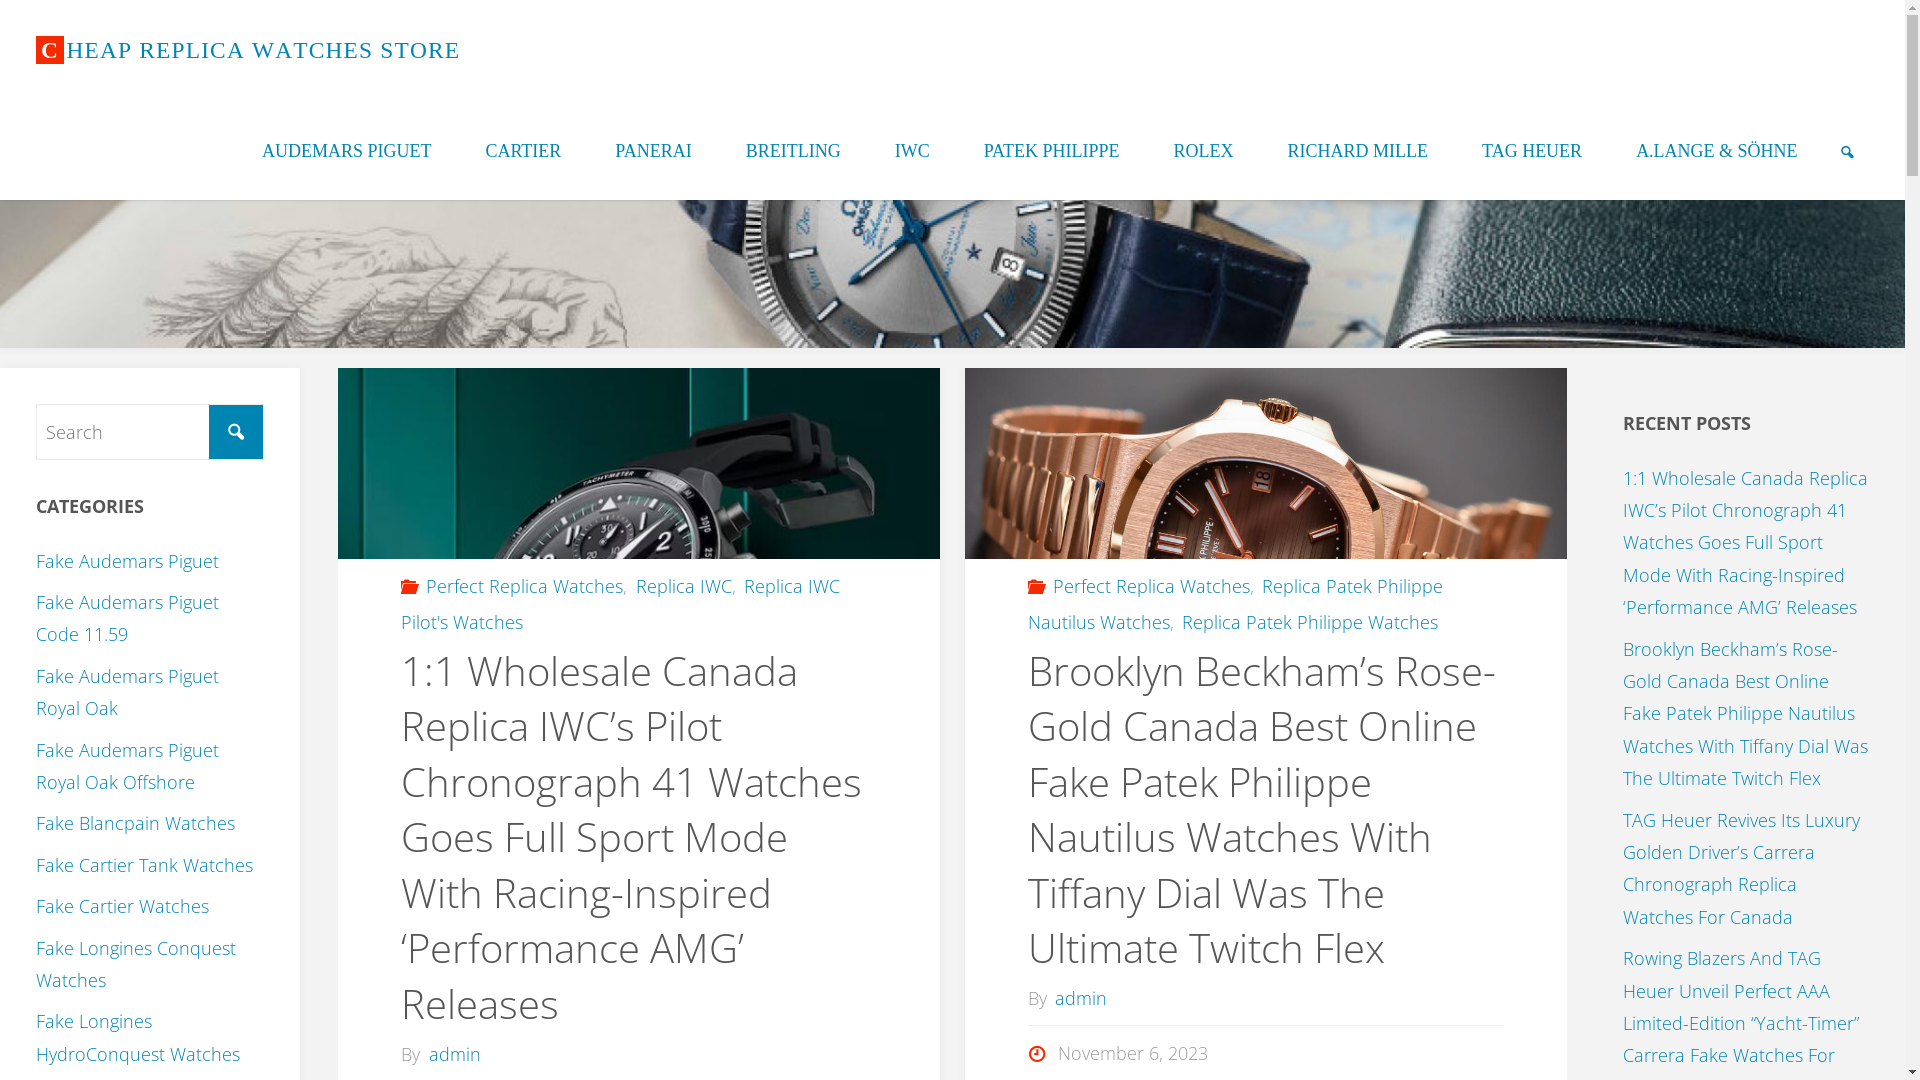 The width and height of the screenshot is (1920, 1080). I want to click on 'Fake Longines HydroConquest Watches', so click(137, 1036).